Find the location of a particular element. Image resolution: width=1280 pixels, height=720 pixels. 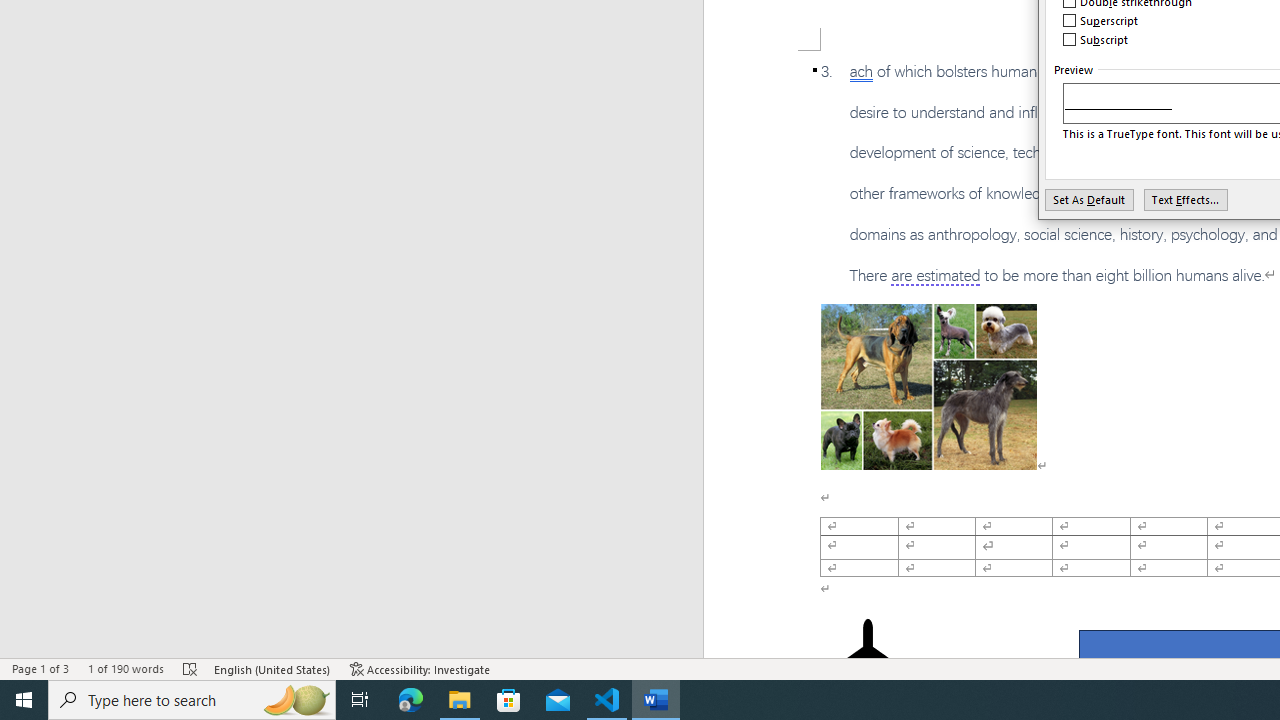

'Set As Default' is located at coordinates (1088, 199).